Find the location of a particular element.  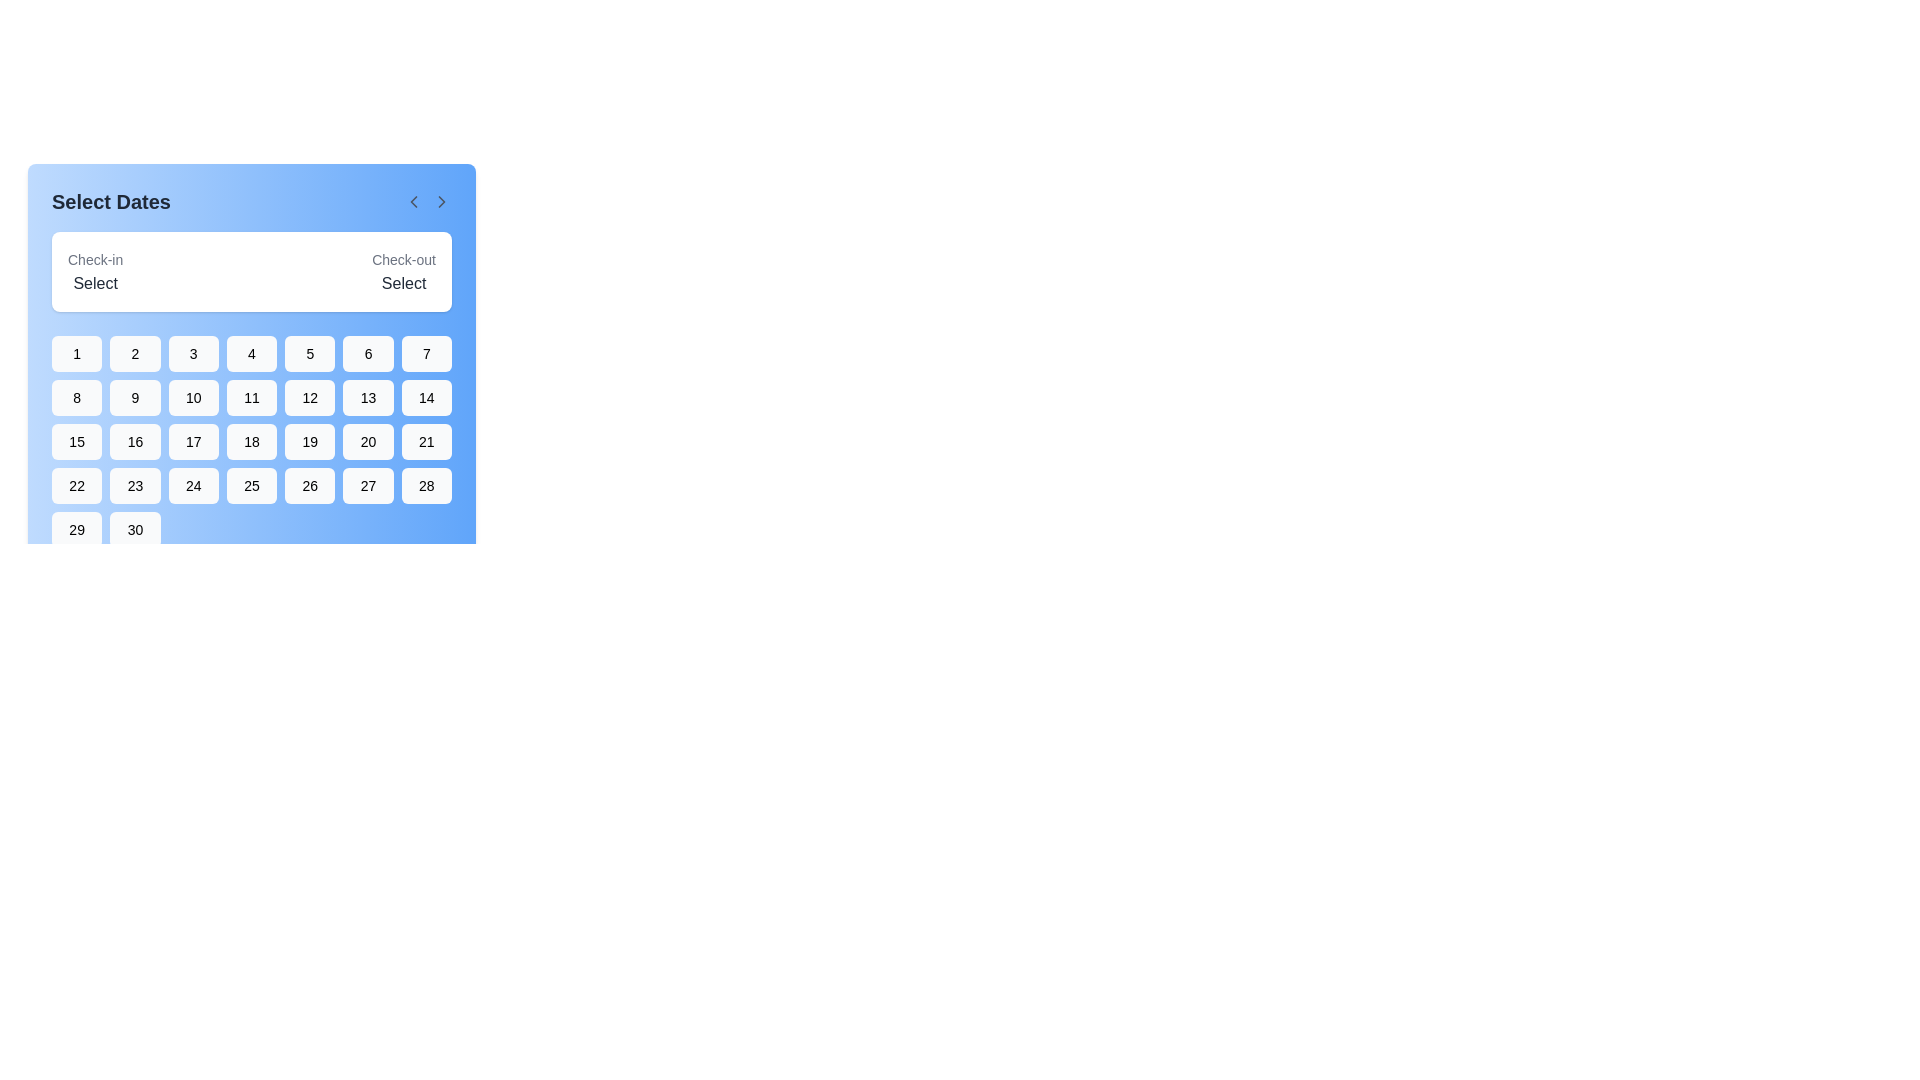

the square button with rounded corners displaying the number '9' in the 'Select Dates' interface is located at coordinates (134, 397).